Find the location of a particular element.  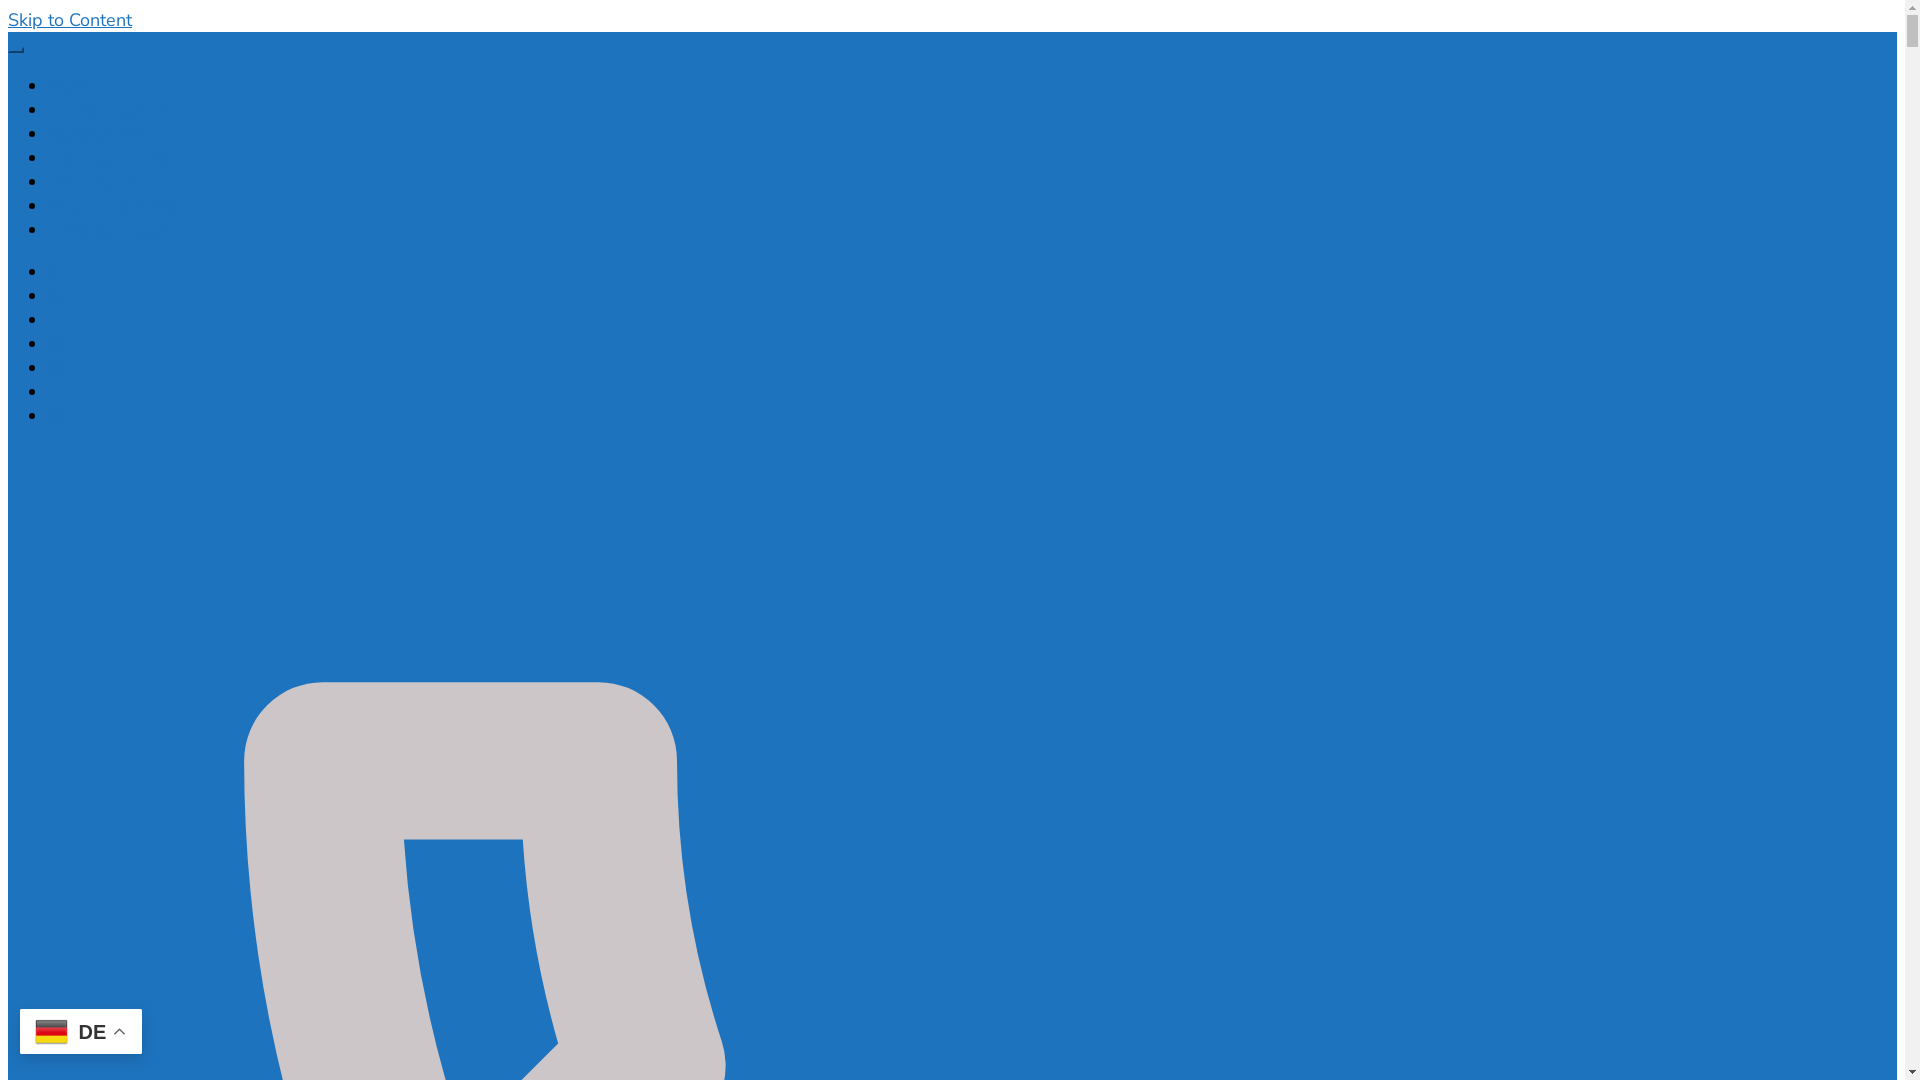

'Triathlon Coach' is located at coordinates (109, 229).